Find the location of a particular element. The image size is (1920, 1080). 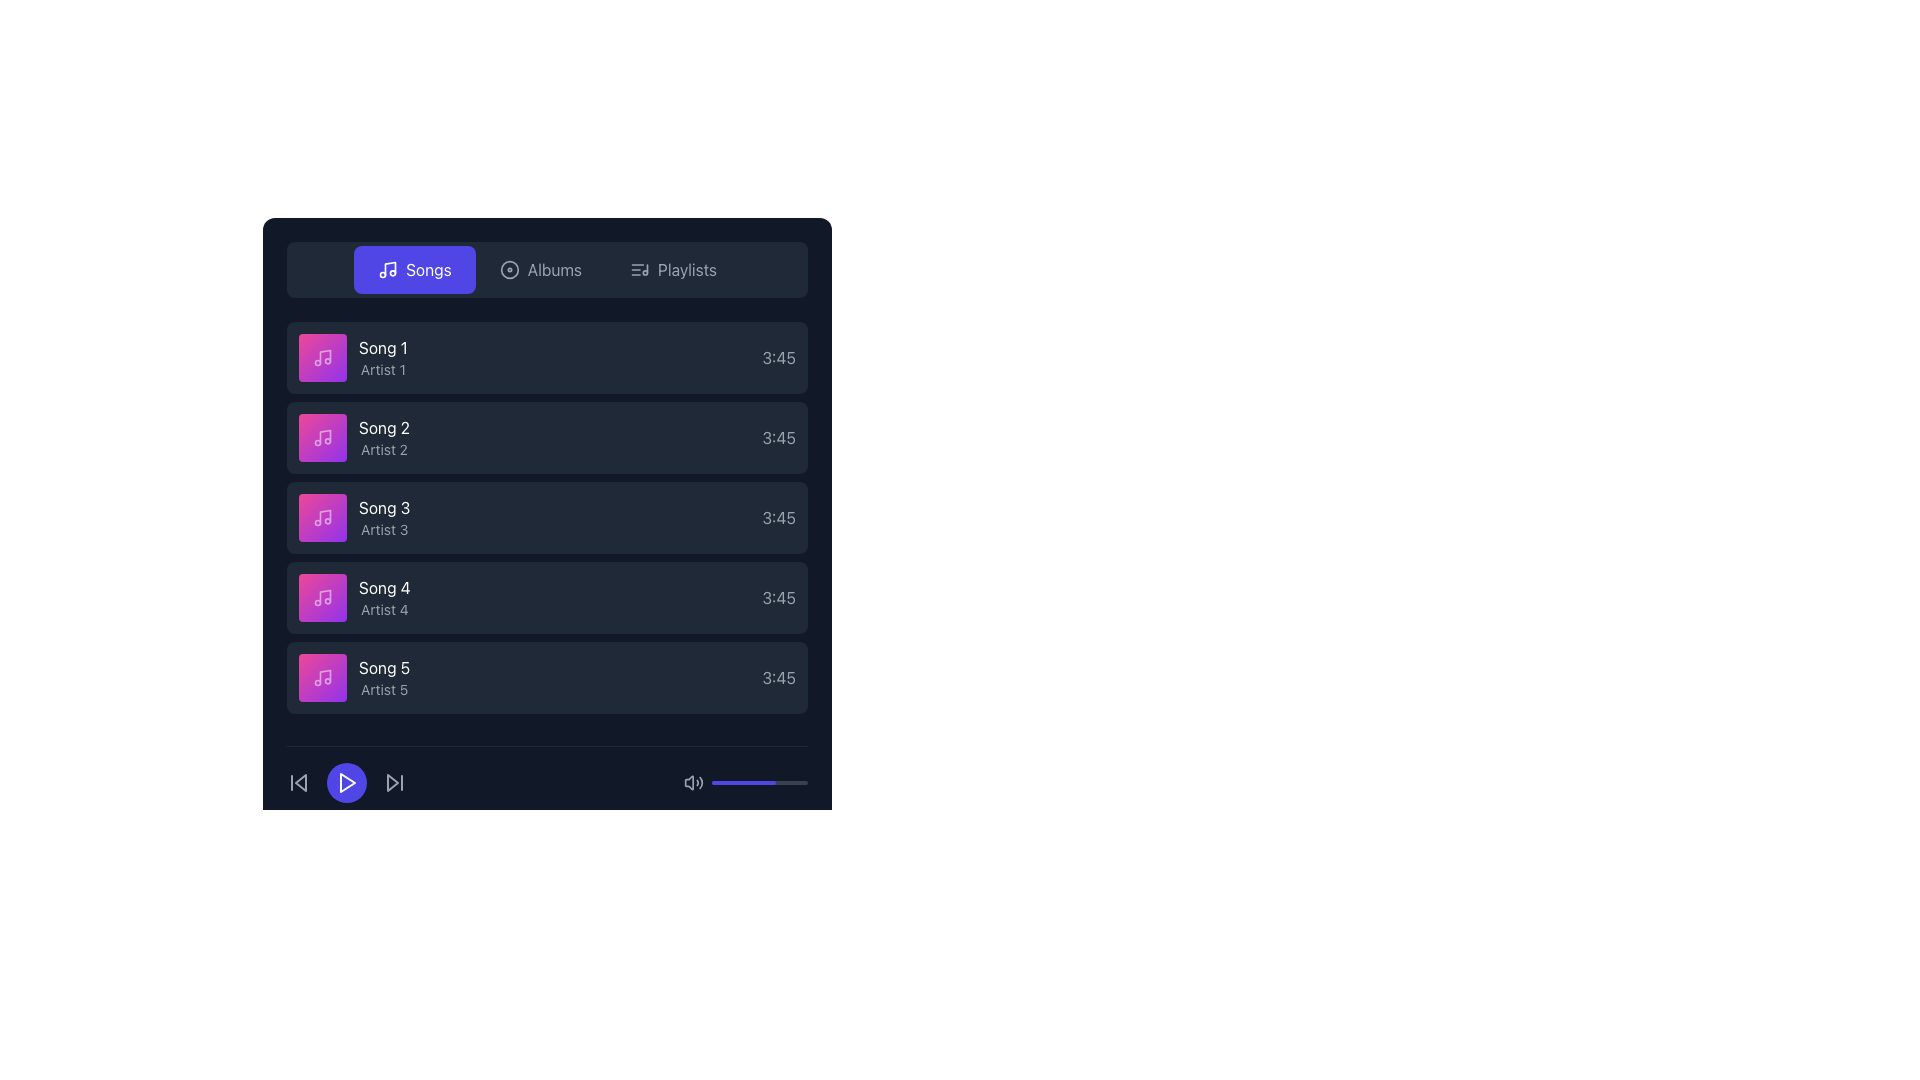

text label displaying 'Song 1', which is the title of the first song entry in the list, located at the top-left corner of the song entry row, directly above 'Artist 1' is located at coordinates (383, 346).